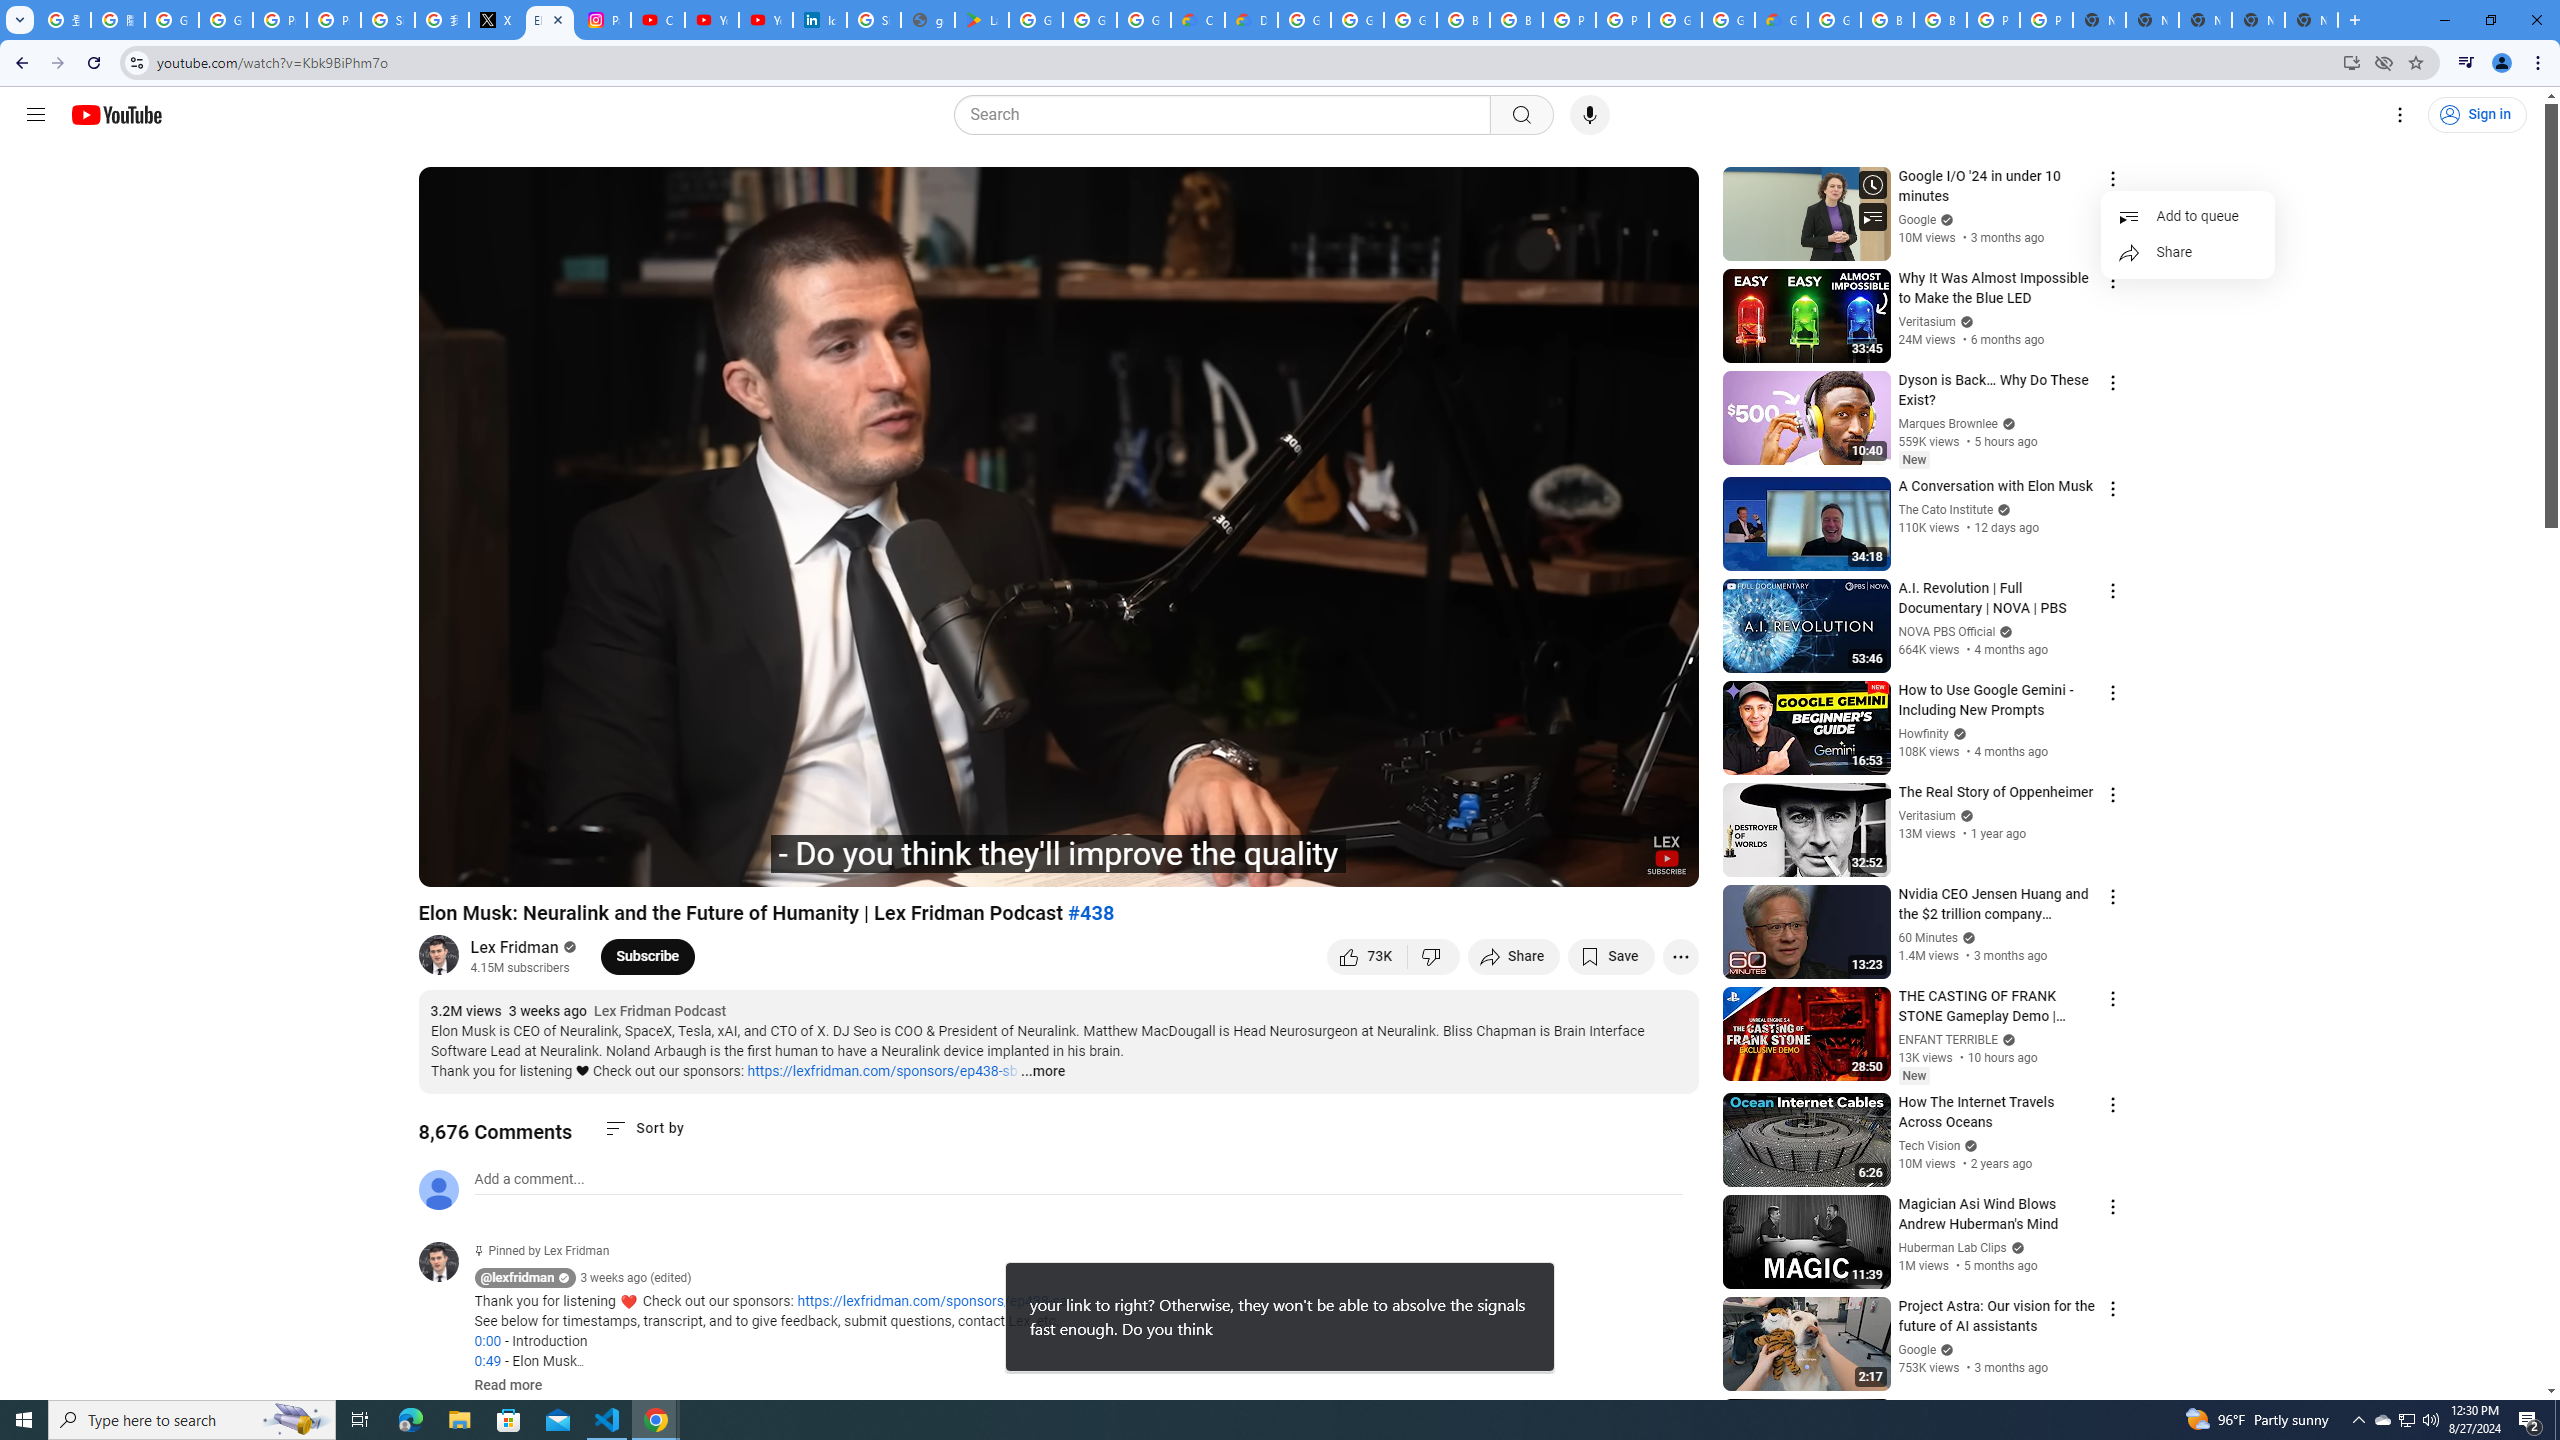 Image resolution: width=2560 pixels, height=1440 pixels. I want to click on 'Search with your voice', so click(1589, 114).